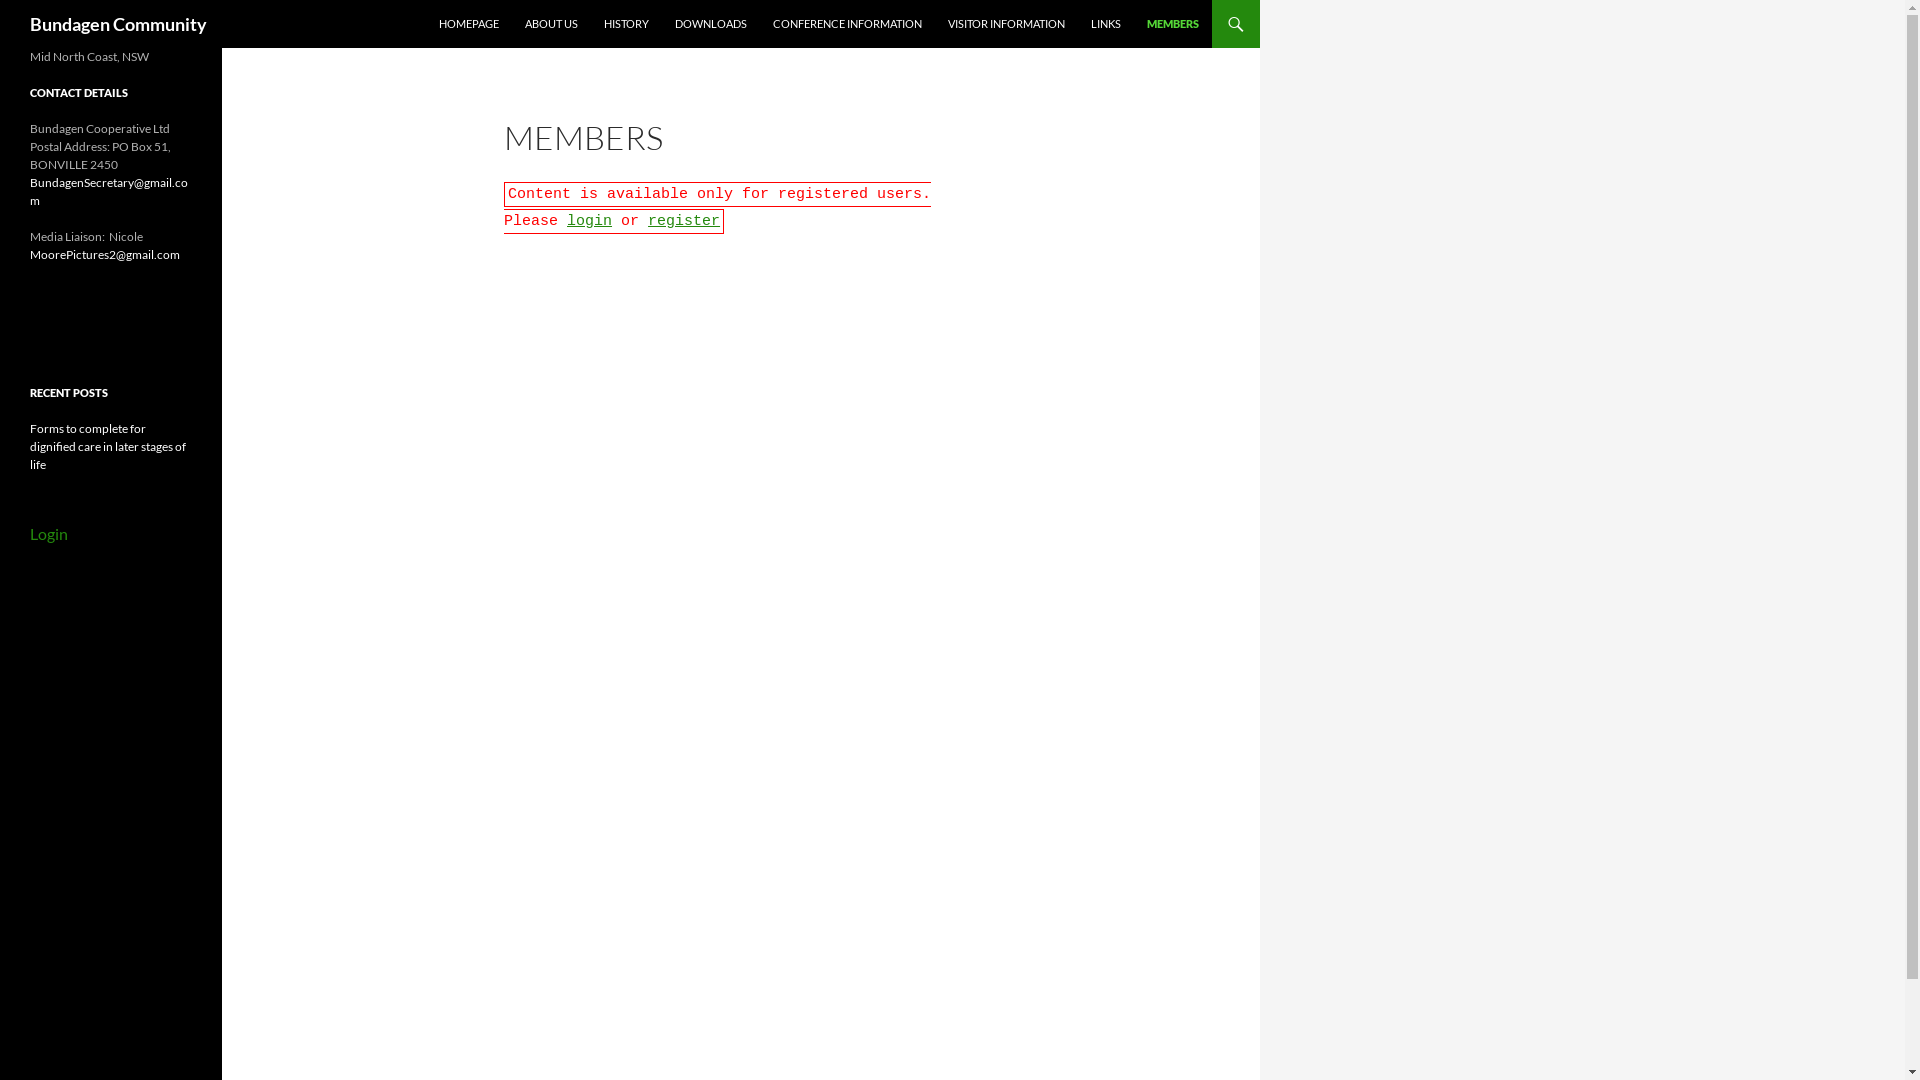  Describe the element at coordinates (551, 23) in the screenshot. I see `'ABOUT US'` at that location.